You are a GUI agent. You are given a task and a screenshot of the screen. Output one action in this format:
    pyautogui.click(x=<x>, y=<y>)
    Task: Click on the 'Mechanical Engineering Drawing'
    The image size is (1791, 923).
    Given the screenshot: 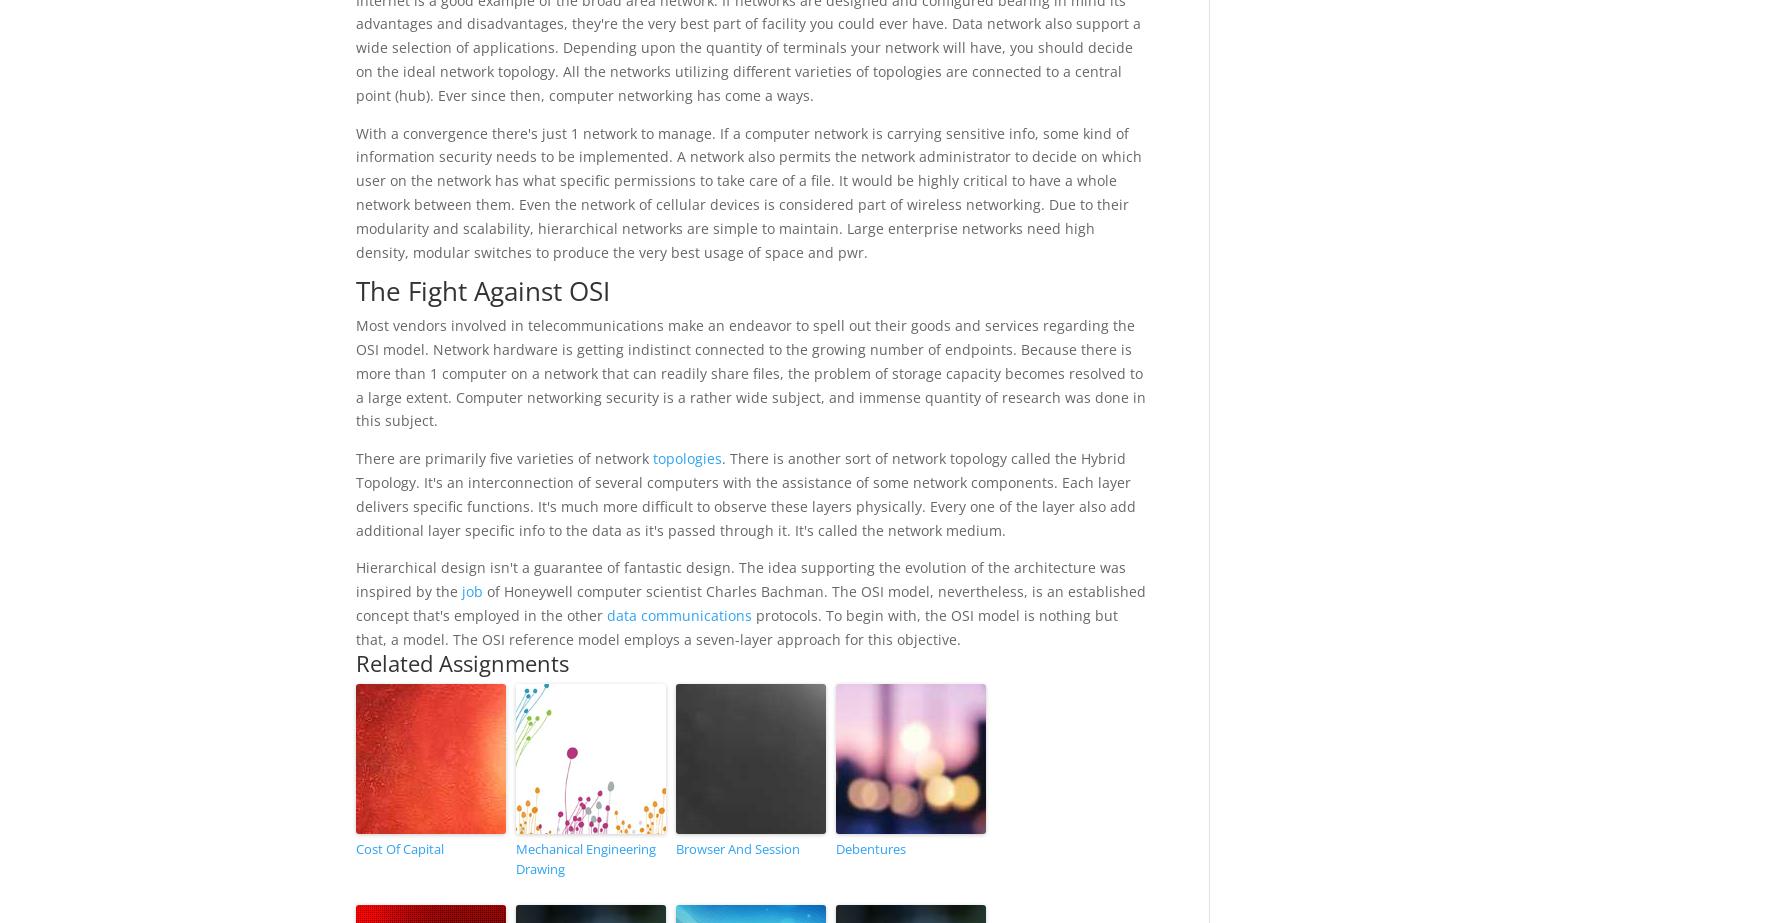 What is the action you would take?
    pyautogui.click(x=584, y=857)
    